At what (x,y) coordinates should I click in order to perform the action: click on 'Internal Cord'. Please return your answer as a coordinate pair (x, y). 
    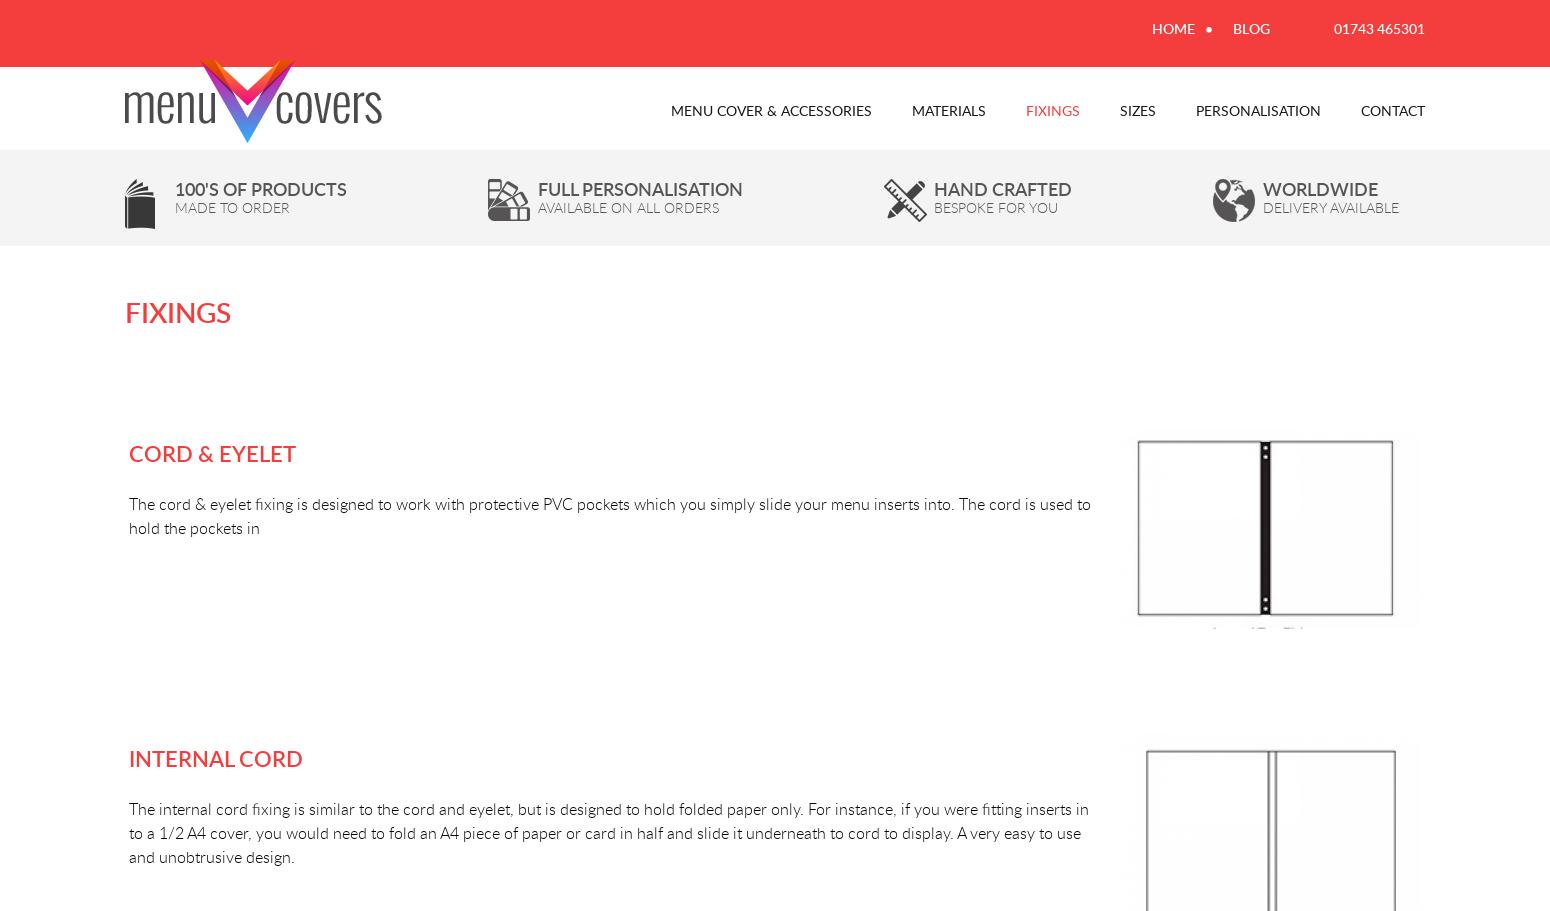
    Looking at the image, I should click on (215, 757).